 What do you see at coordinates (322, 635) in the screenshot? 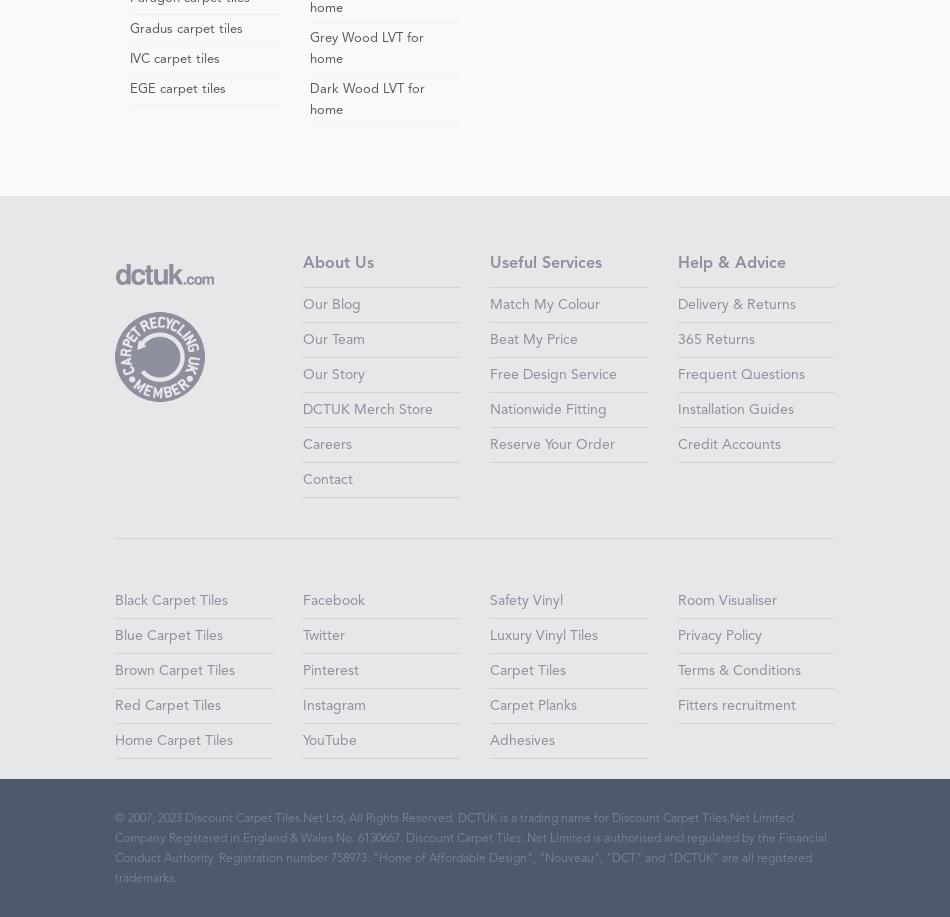
I see `'Twitter'` at bounding box center [322, 635].